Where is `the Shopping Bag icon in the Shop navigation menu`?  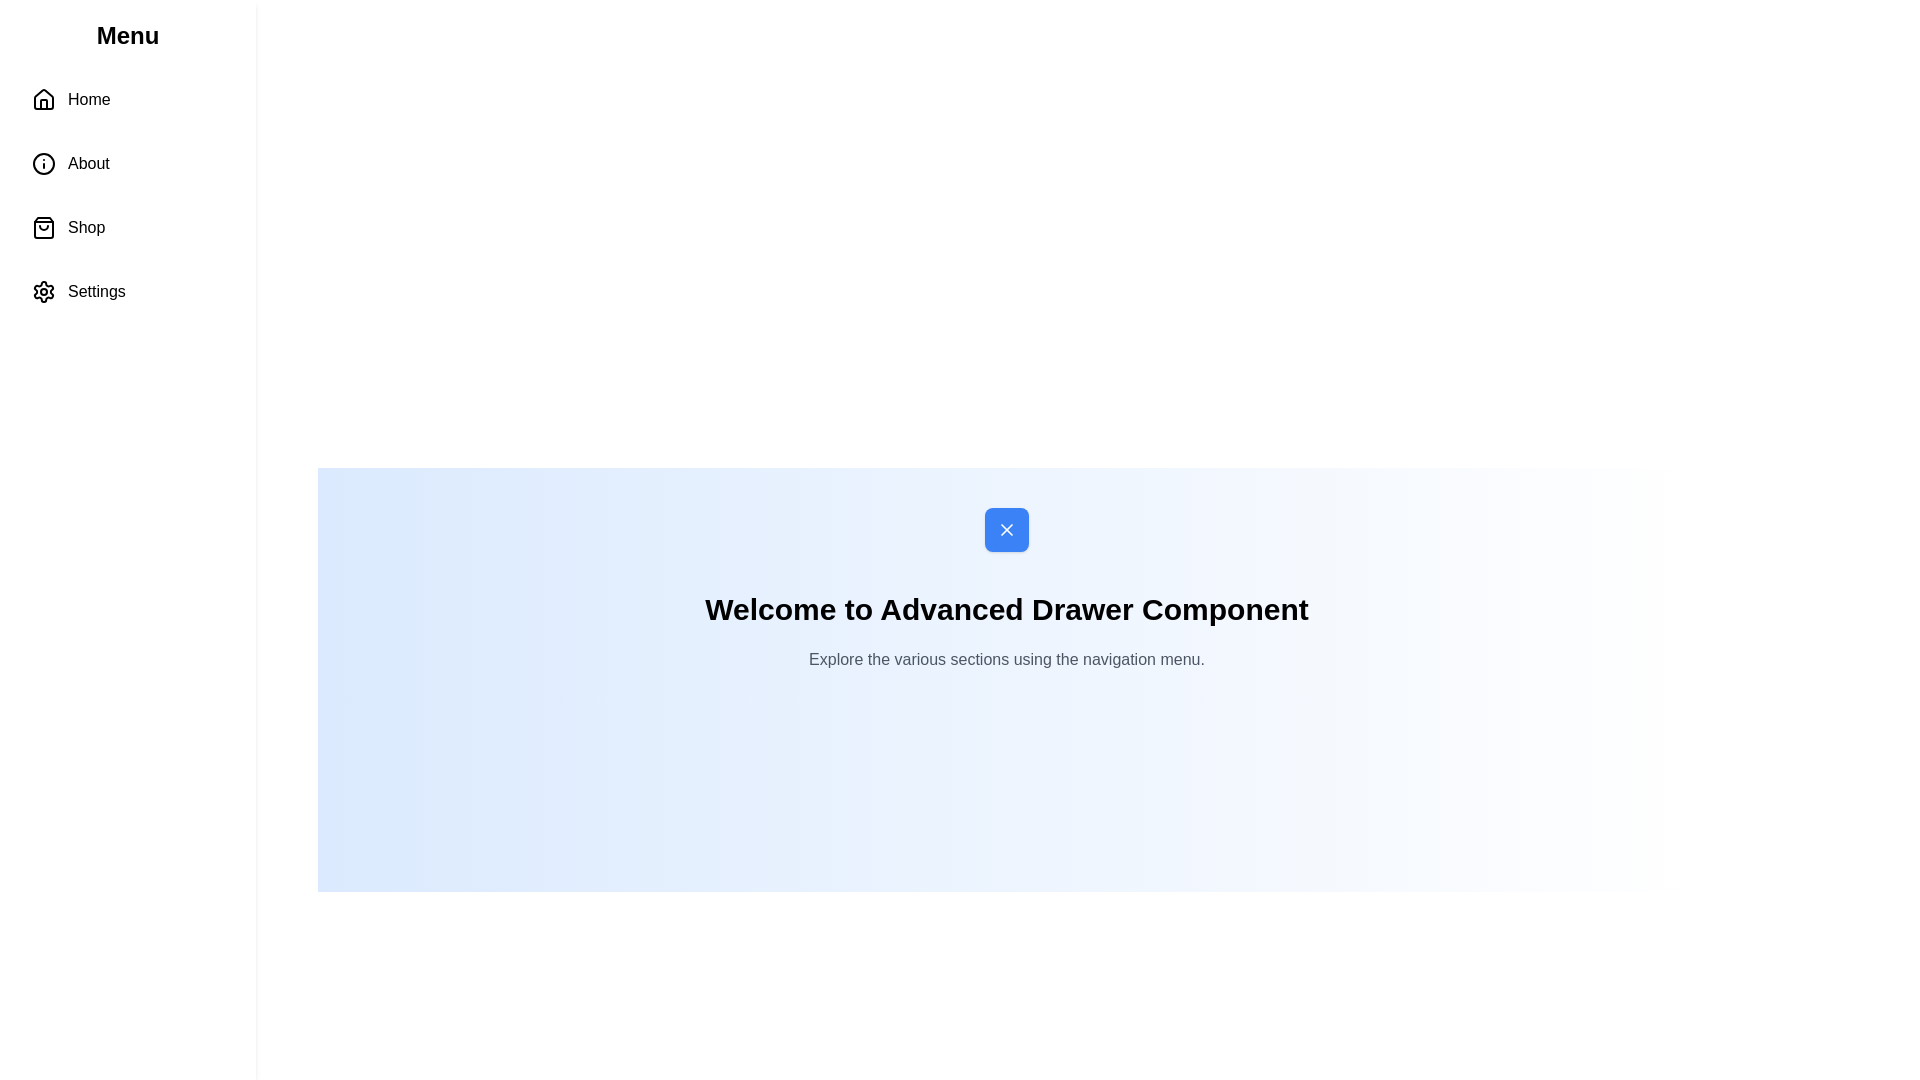 the Shopping Bag icon in the Shop navigation menu is located at coordinates (43, 226).